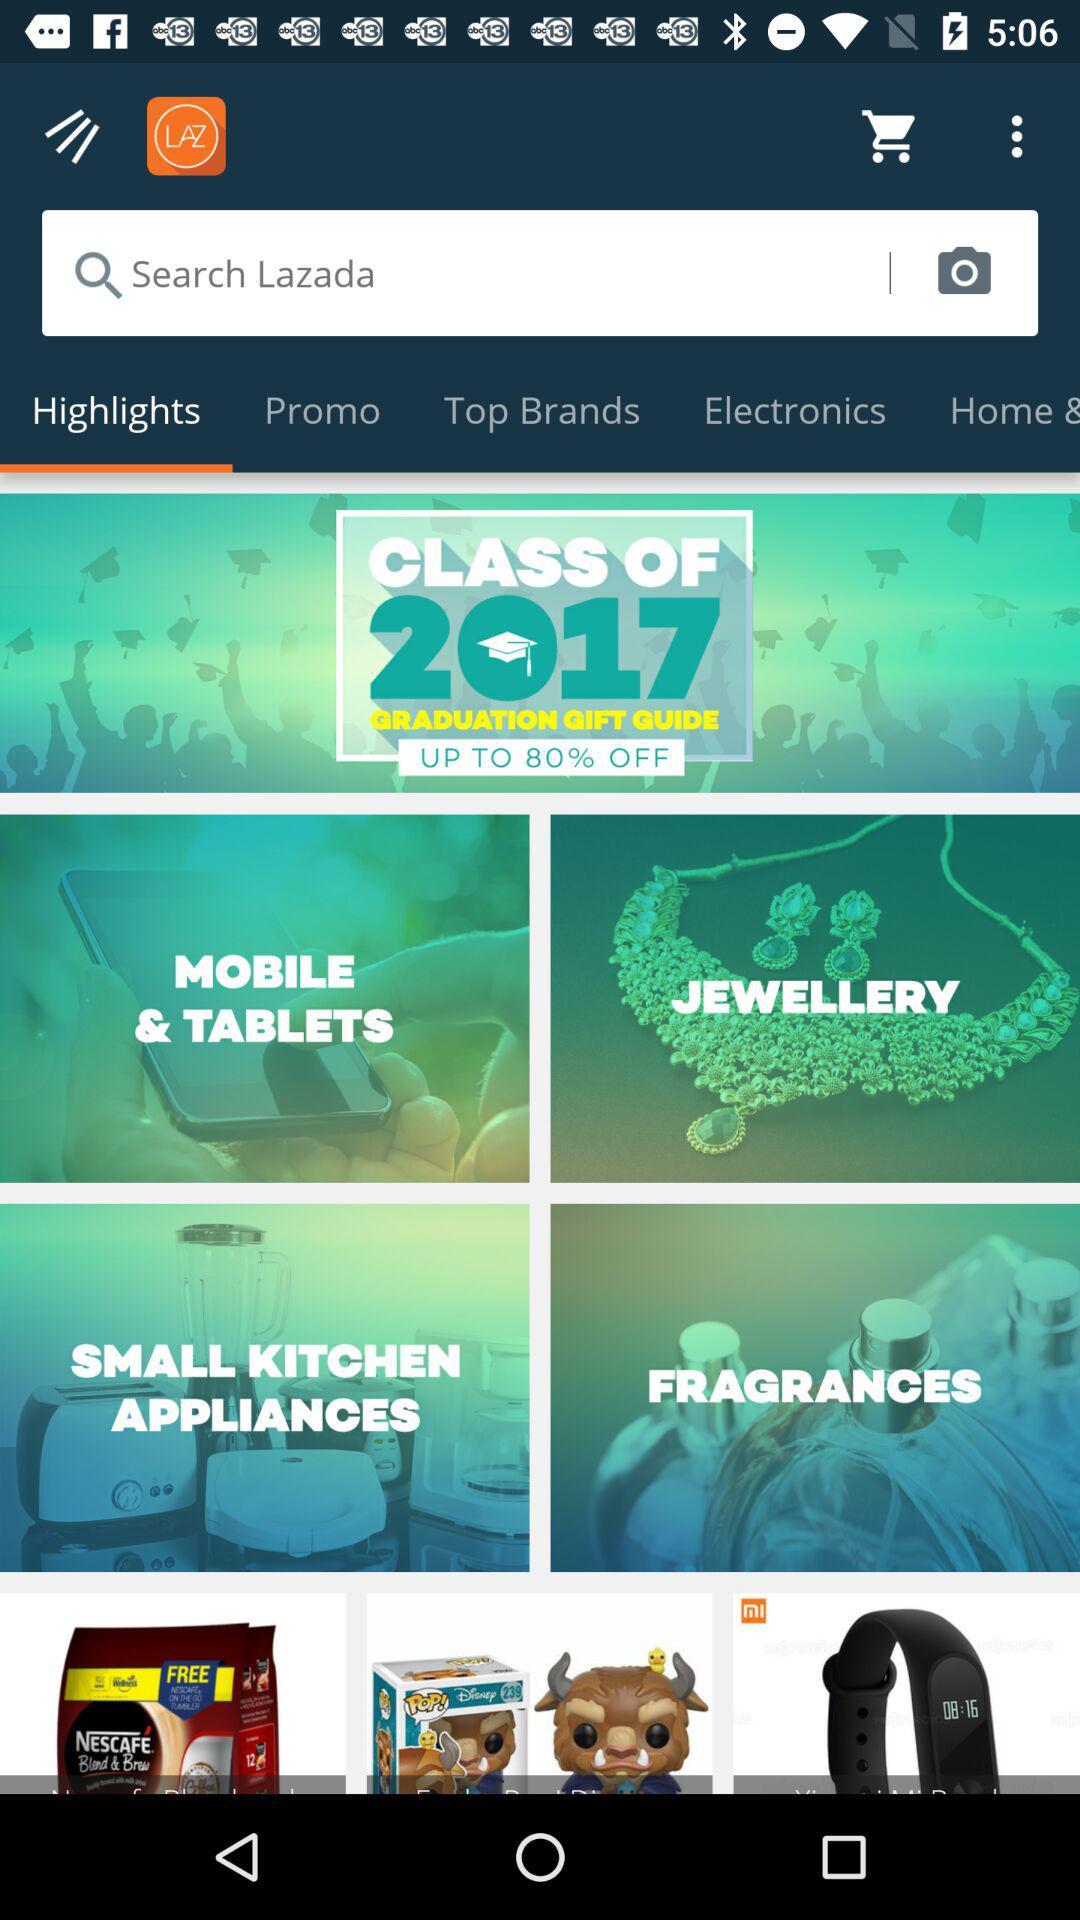 Image resolution: width=1080 pixels, height=1920 pixels. Describe the element at coordinates (963, 272) in the screenshot. I see `picture` at that location.